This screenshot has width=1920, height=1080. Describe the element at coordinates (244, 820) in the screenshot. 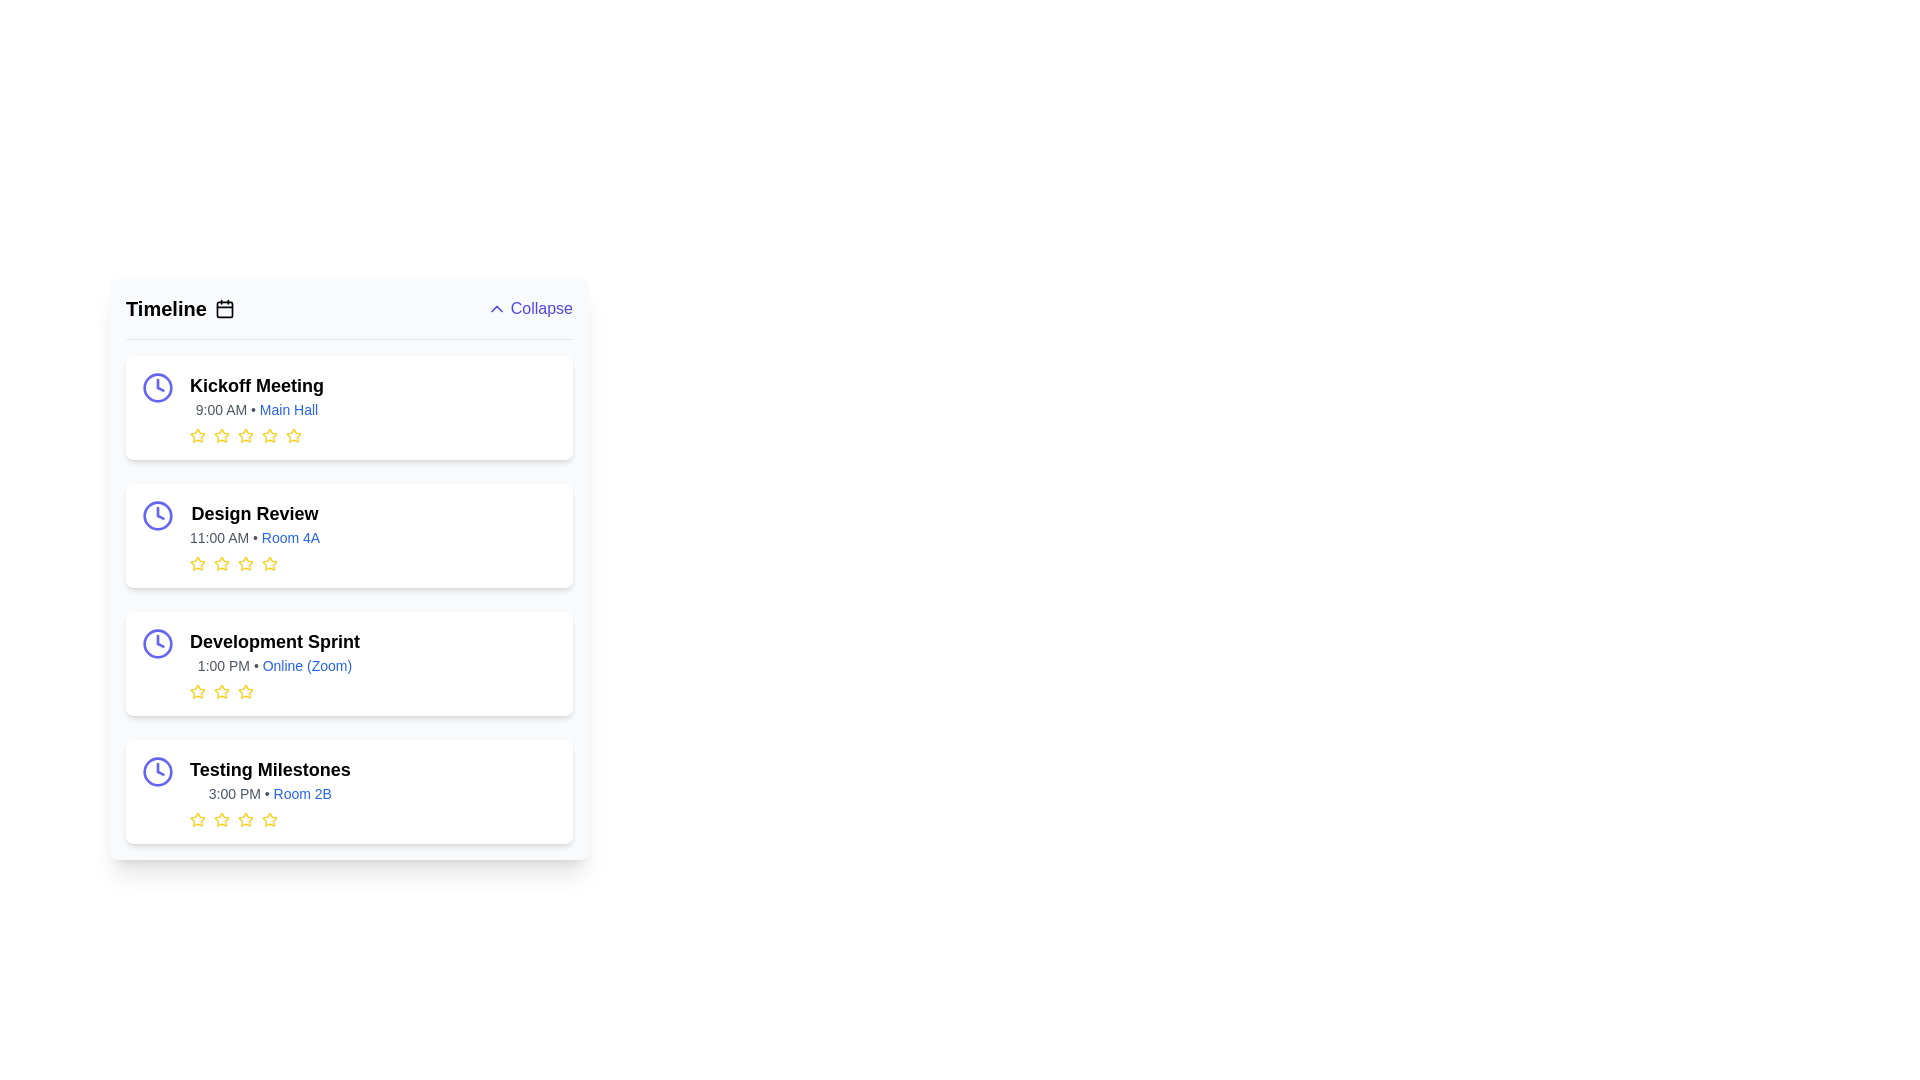

I see `the fourth rating star located at the bottom of the 'Testing Milestones' section` at that location.